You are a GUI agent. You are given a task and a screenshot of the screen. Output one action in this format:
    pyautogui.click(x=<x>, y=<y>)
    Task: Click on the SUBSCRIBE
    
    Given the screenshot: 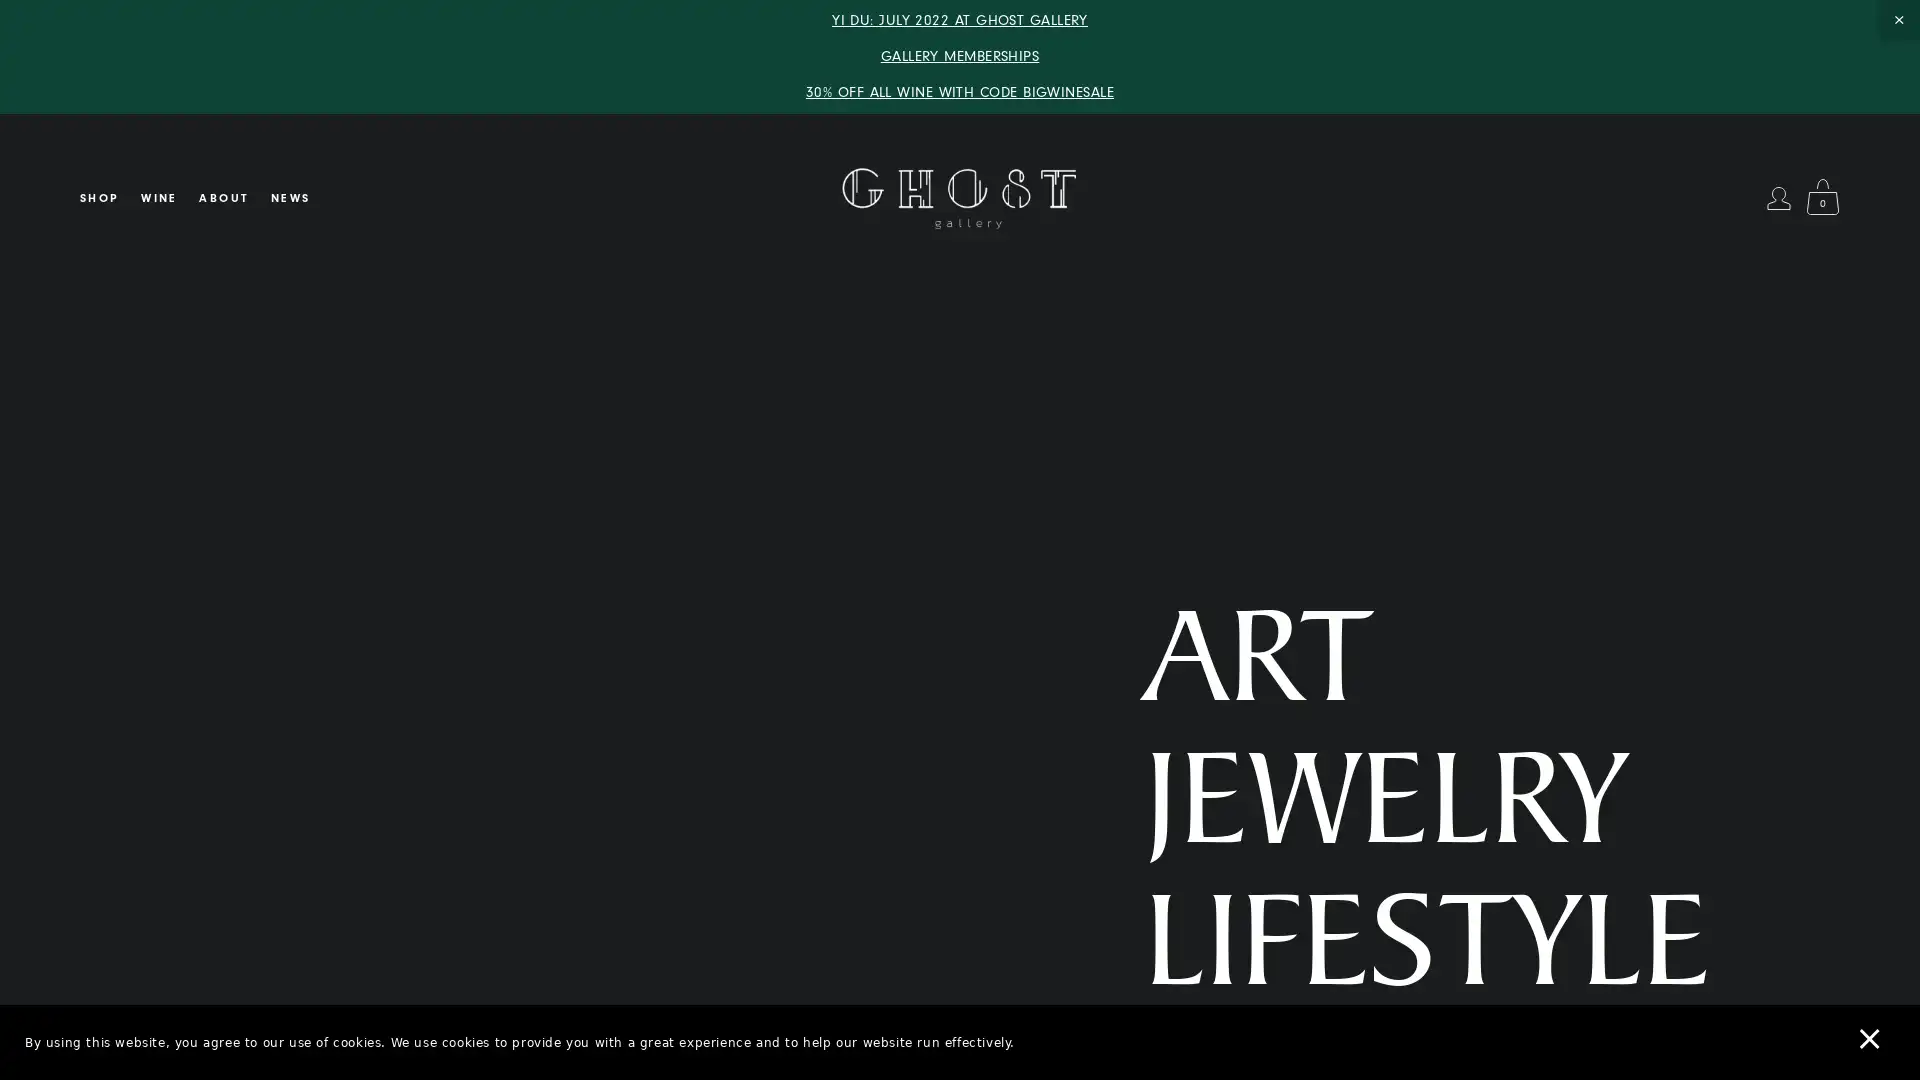 What is the action you would take?
    pyautogui.click(x=1692, y=853)
    